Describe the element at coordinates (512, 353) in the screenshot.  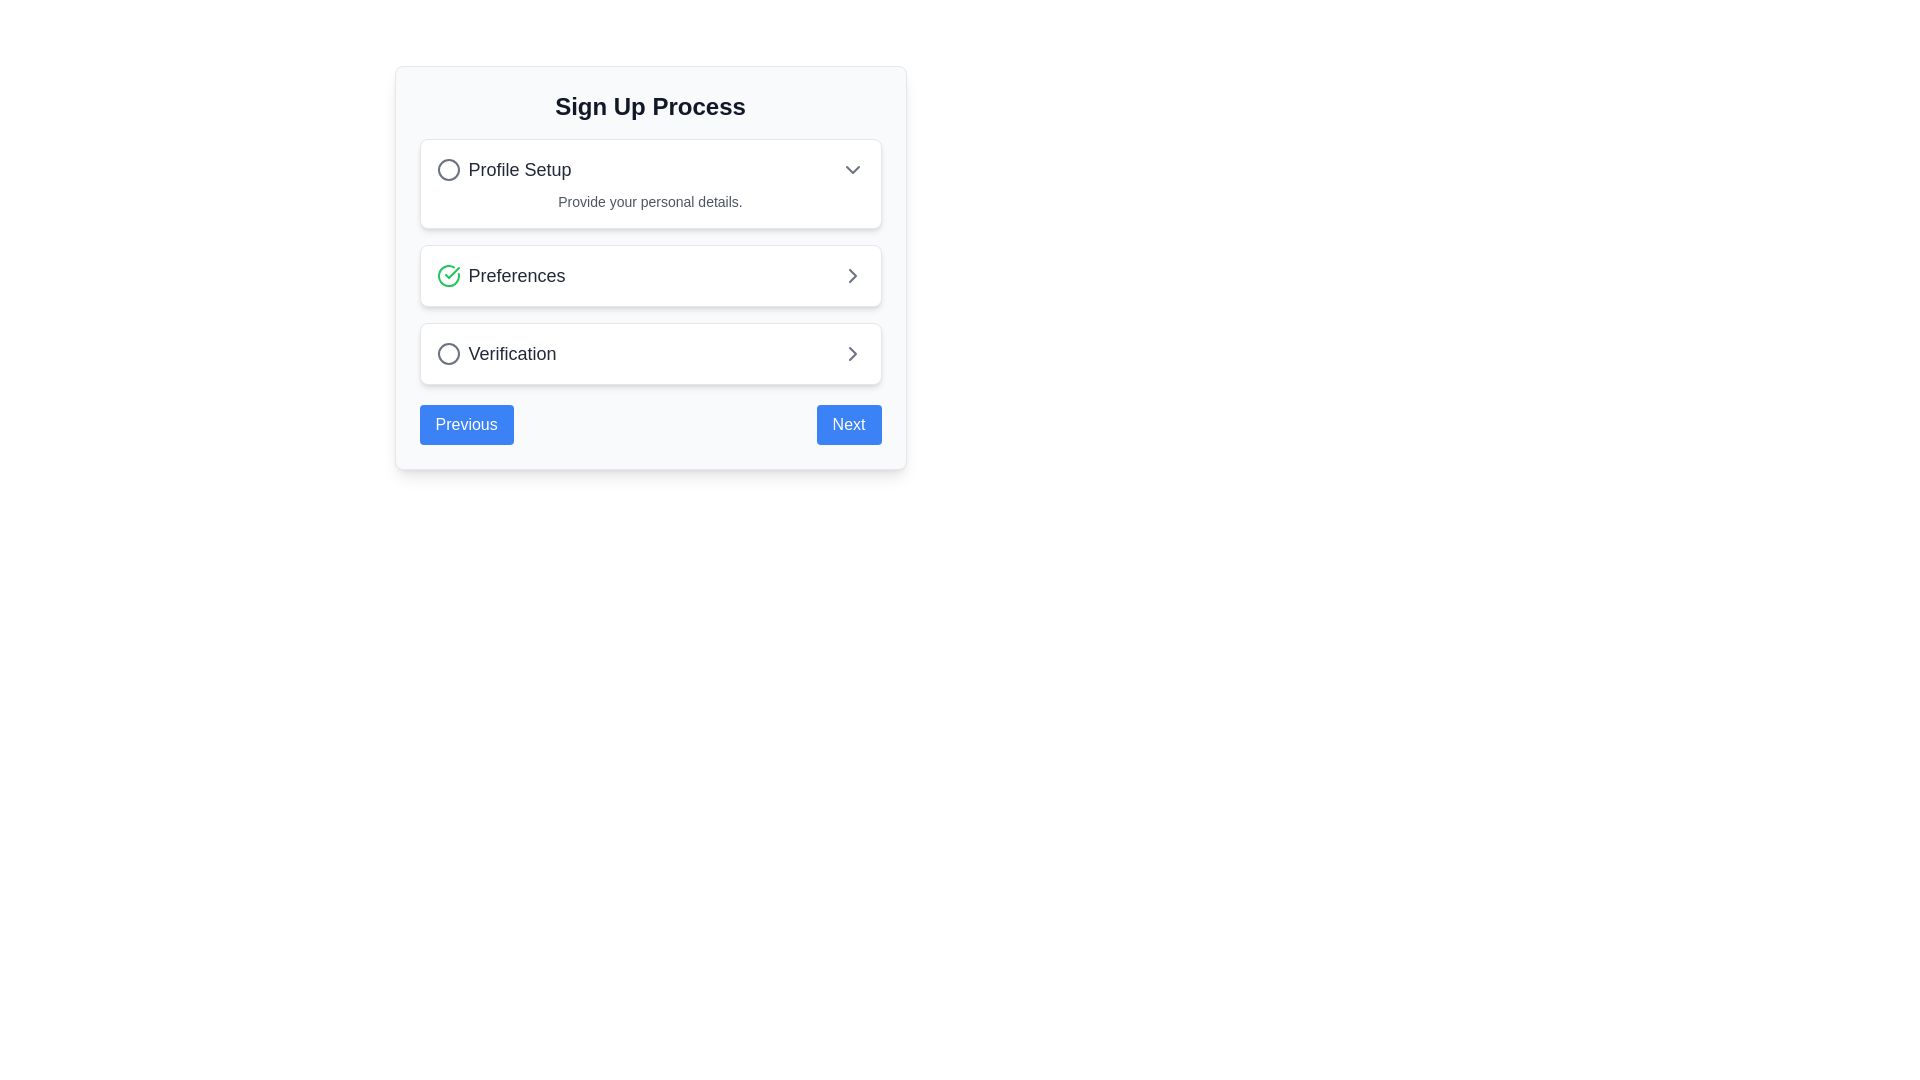
I see `the 'Verification' text label, which is the second element in the navigation step component of the sign-up process` at that location.